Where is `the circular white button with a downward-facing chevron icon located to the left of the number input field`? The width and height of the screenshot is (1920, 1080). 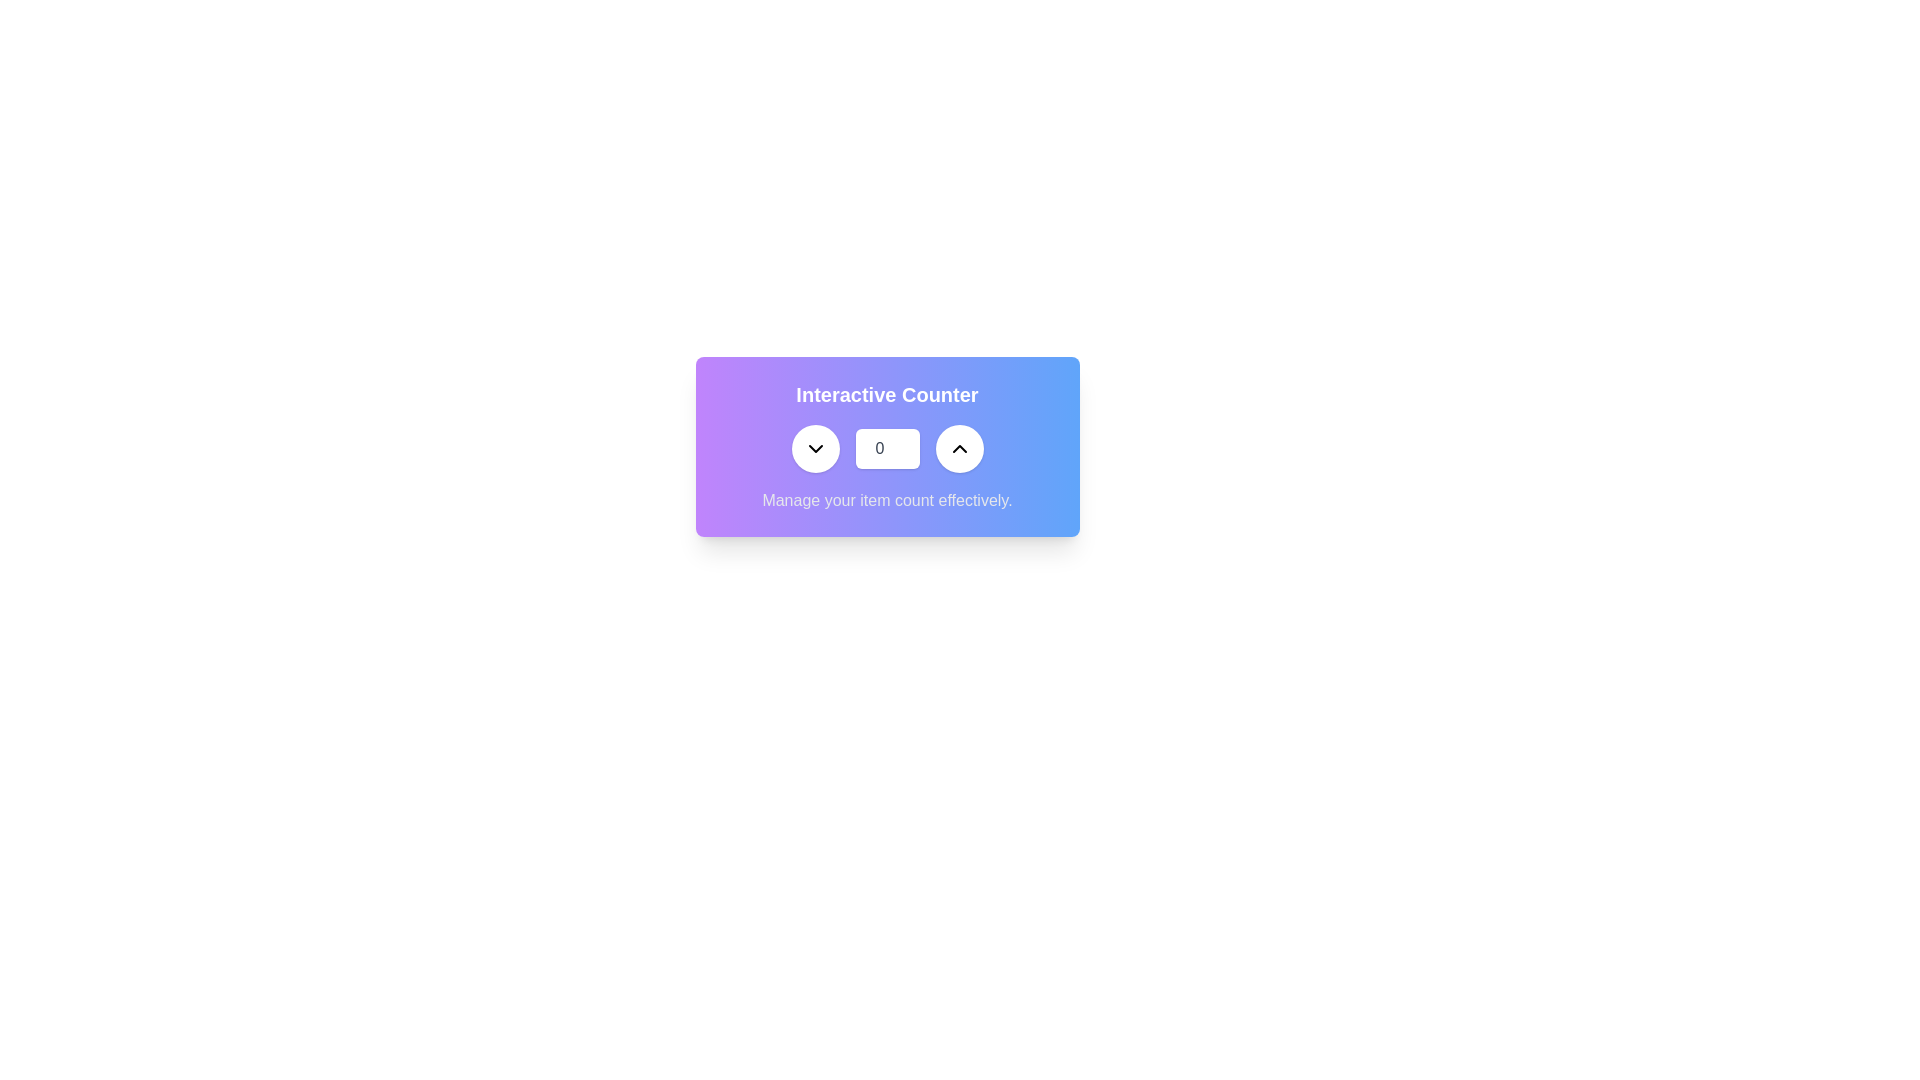 the circular white button with a downward-facing chevron icon located to the left of the number input field is located at coordinates (815, 447).